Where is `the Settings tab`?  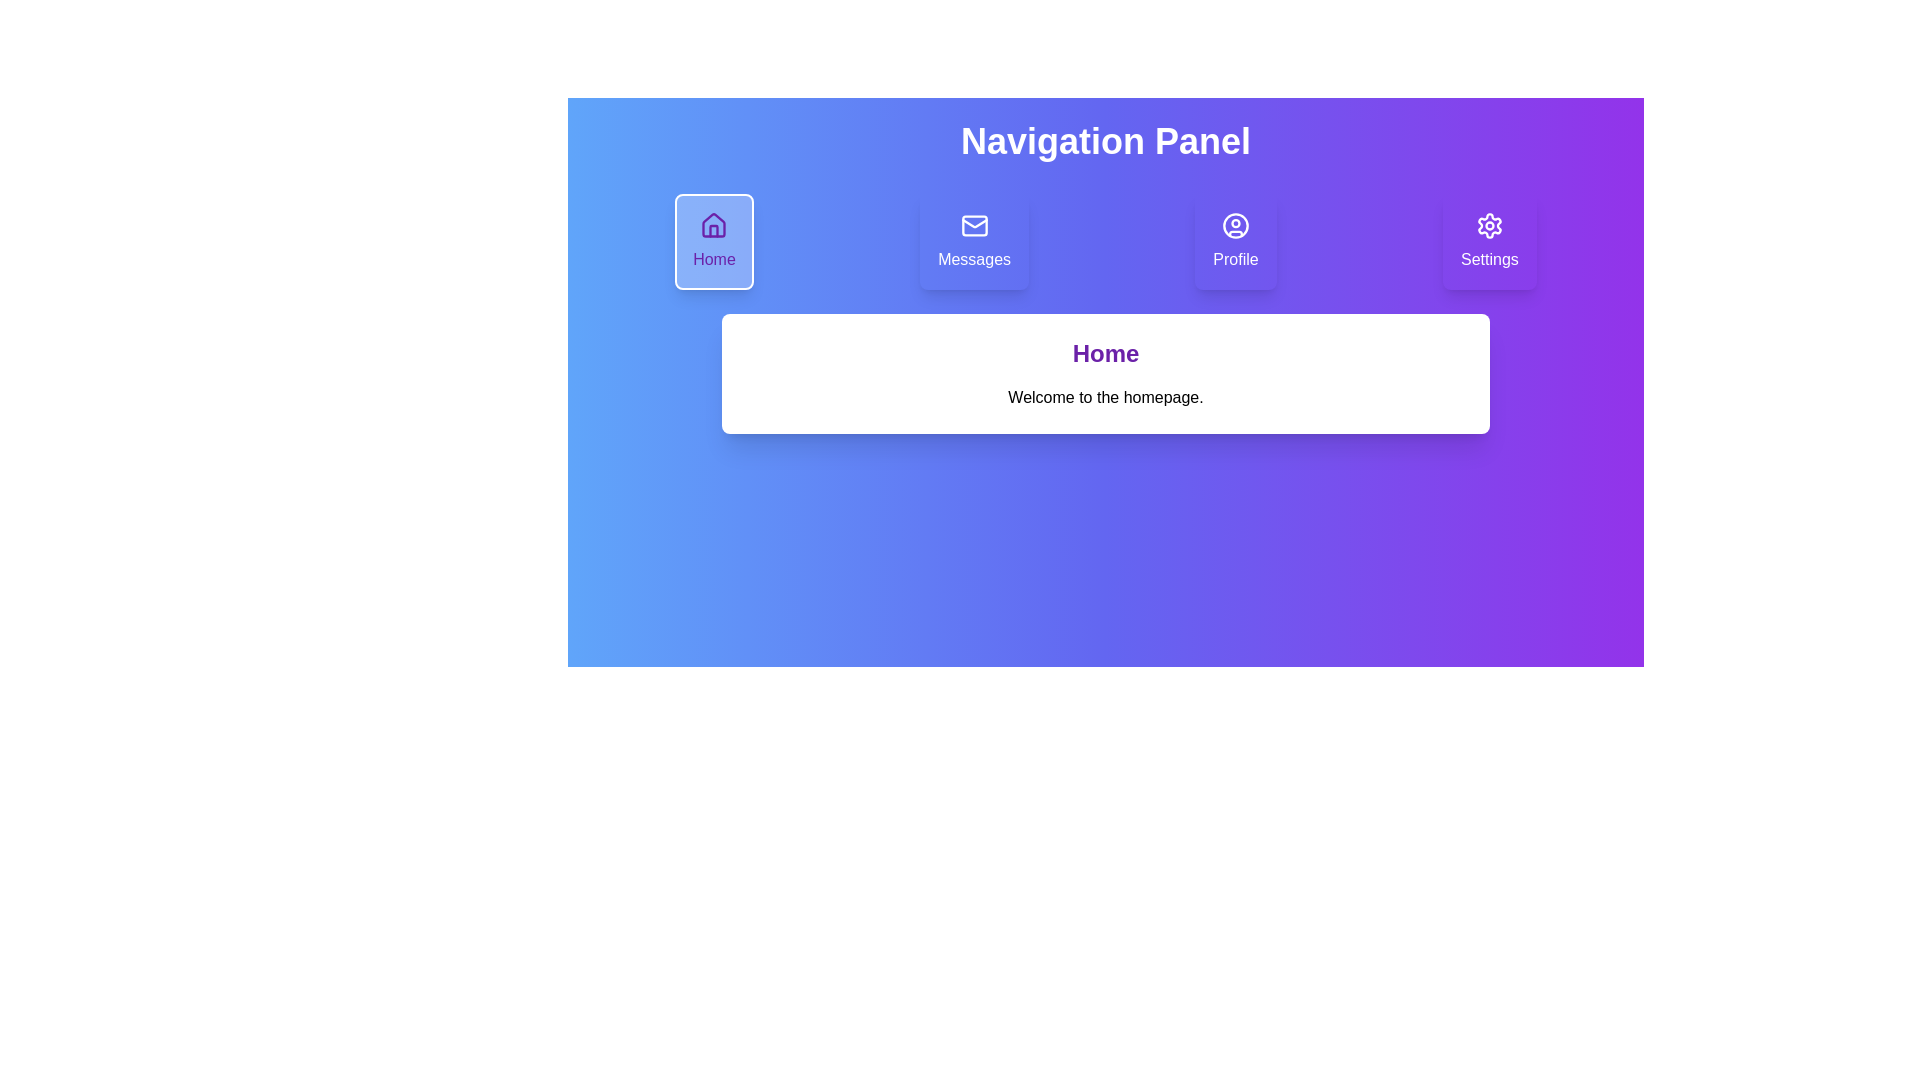
the Settings tab is located at coordinates (1489, 241).